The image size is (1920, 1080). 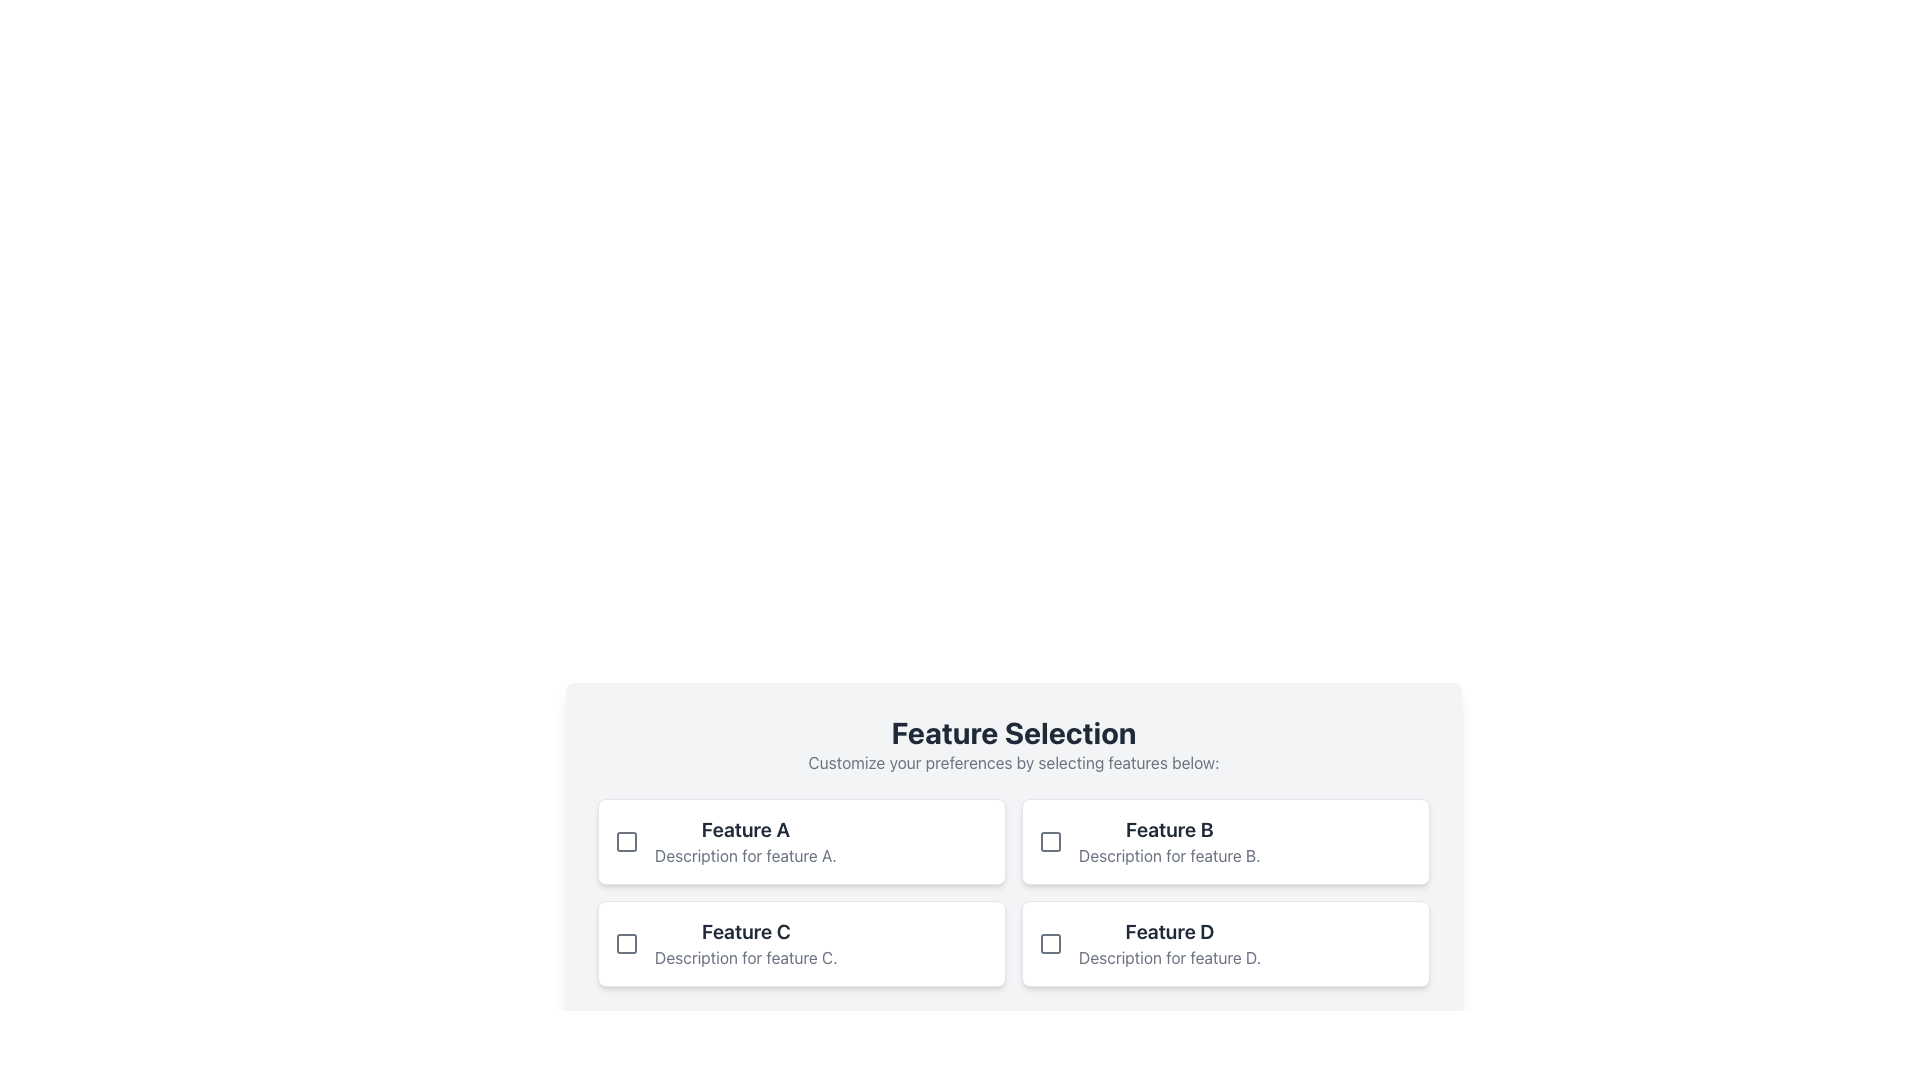 What do you see at coordinates (745, 932) in the screenshot?
I see `the Text Label that displays 'Feature C', which is styled in bold and large font, located in the lower-left quadrant of the grid layout` at bounding box center [745, 932].